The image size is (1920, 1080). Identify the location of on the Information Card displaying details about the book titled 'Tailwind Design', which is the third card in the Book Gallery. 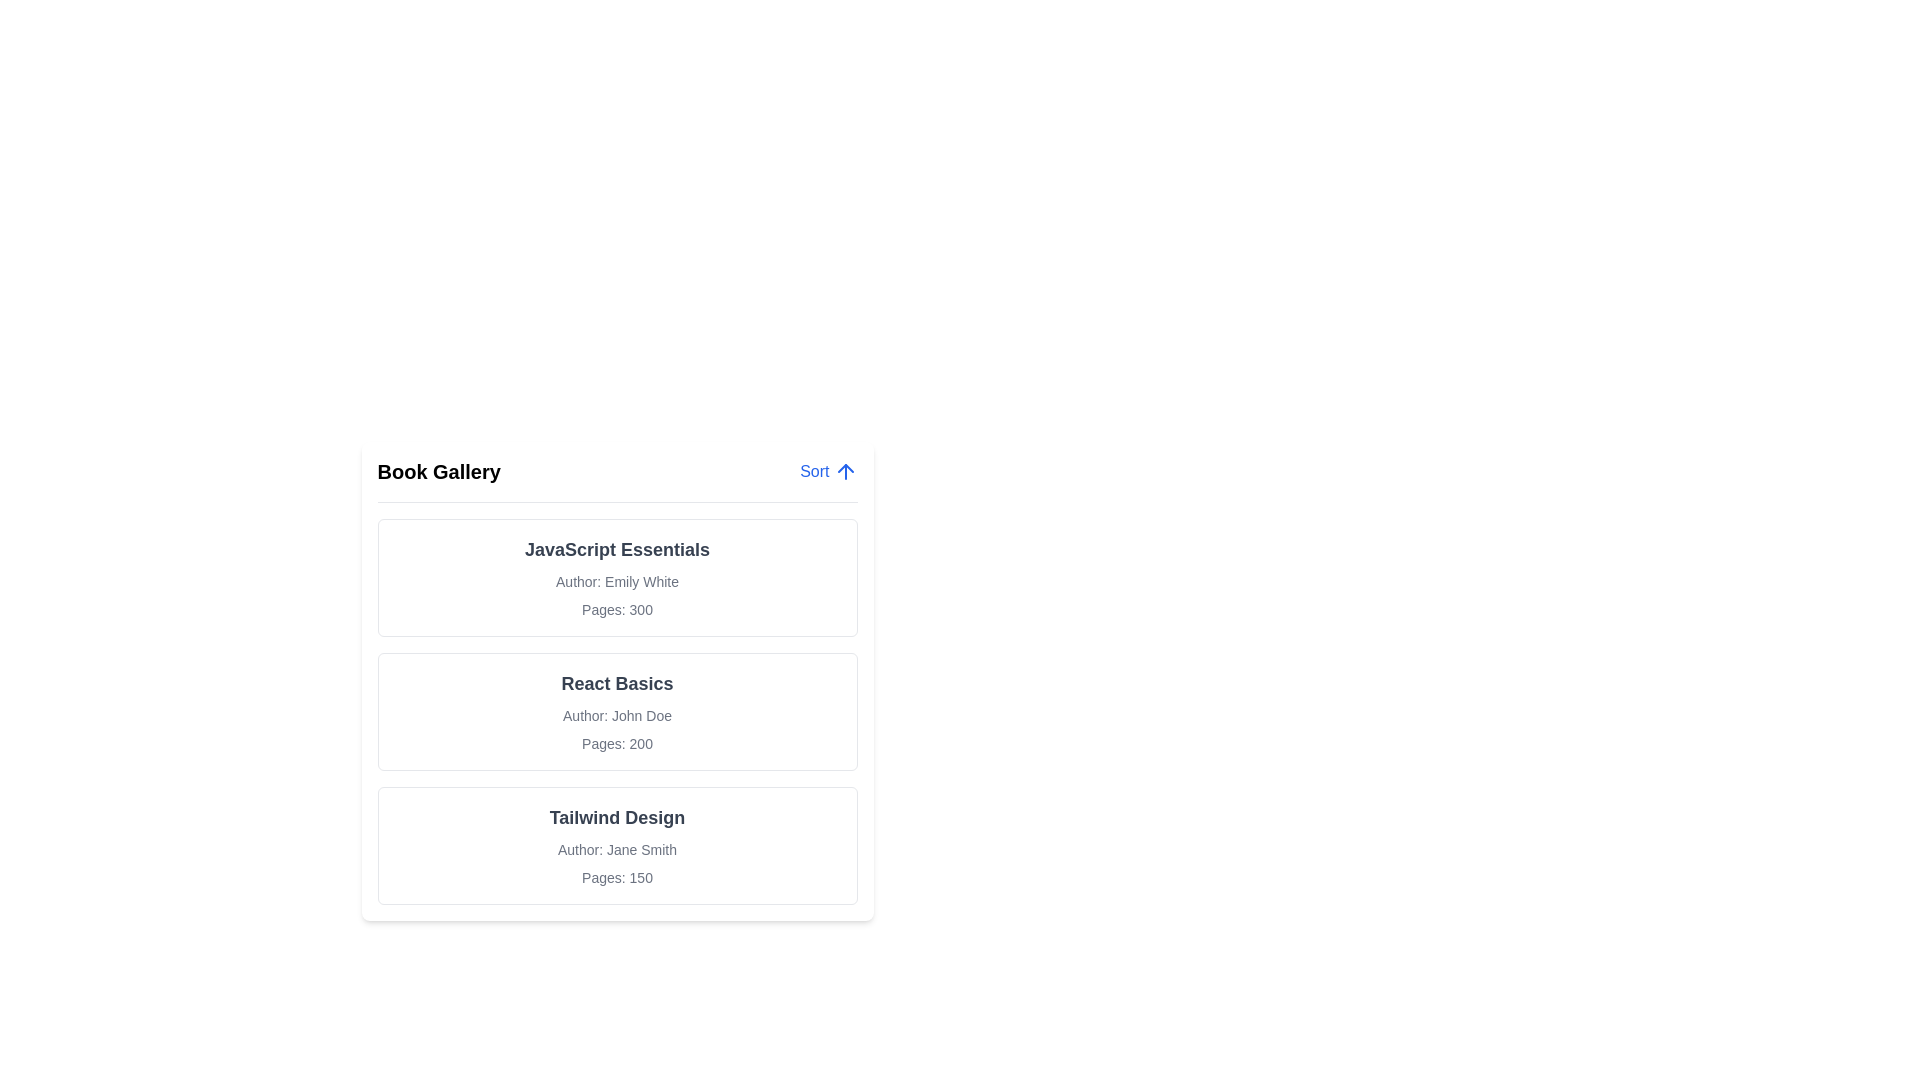
(616, 845).